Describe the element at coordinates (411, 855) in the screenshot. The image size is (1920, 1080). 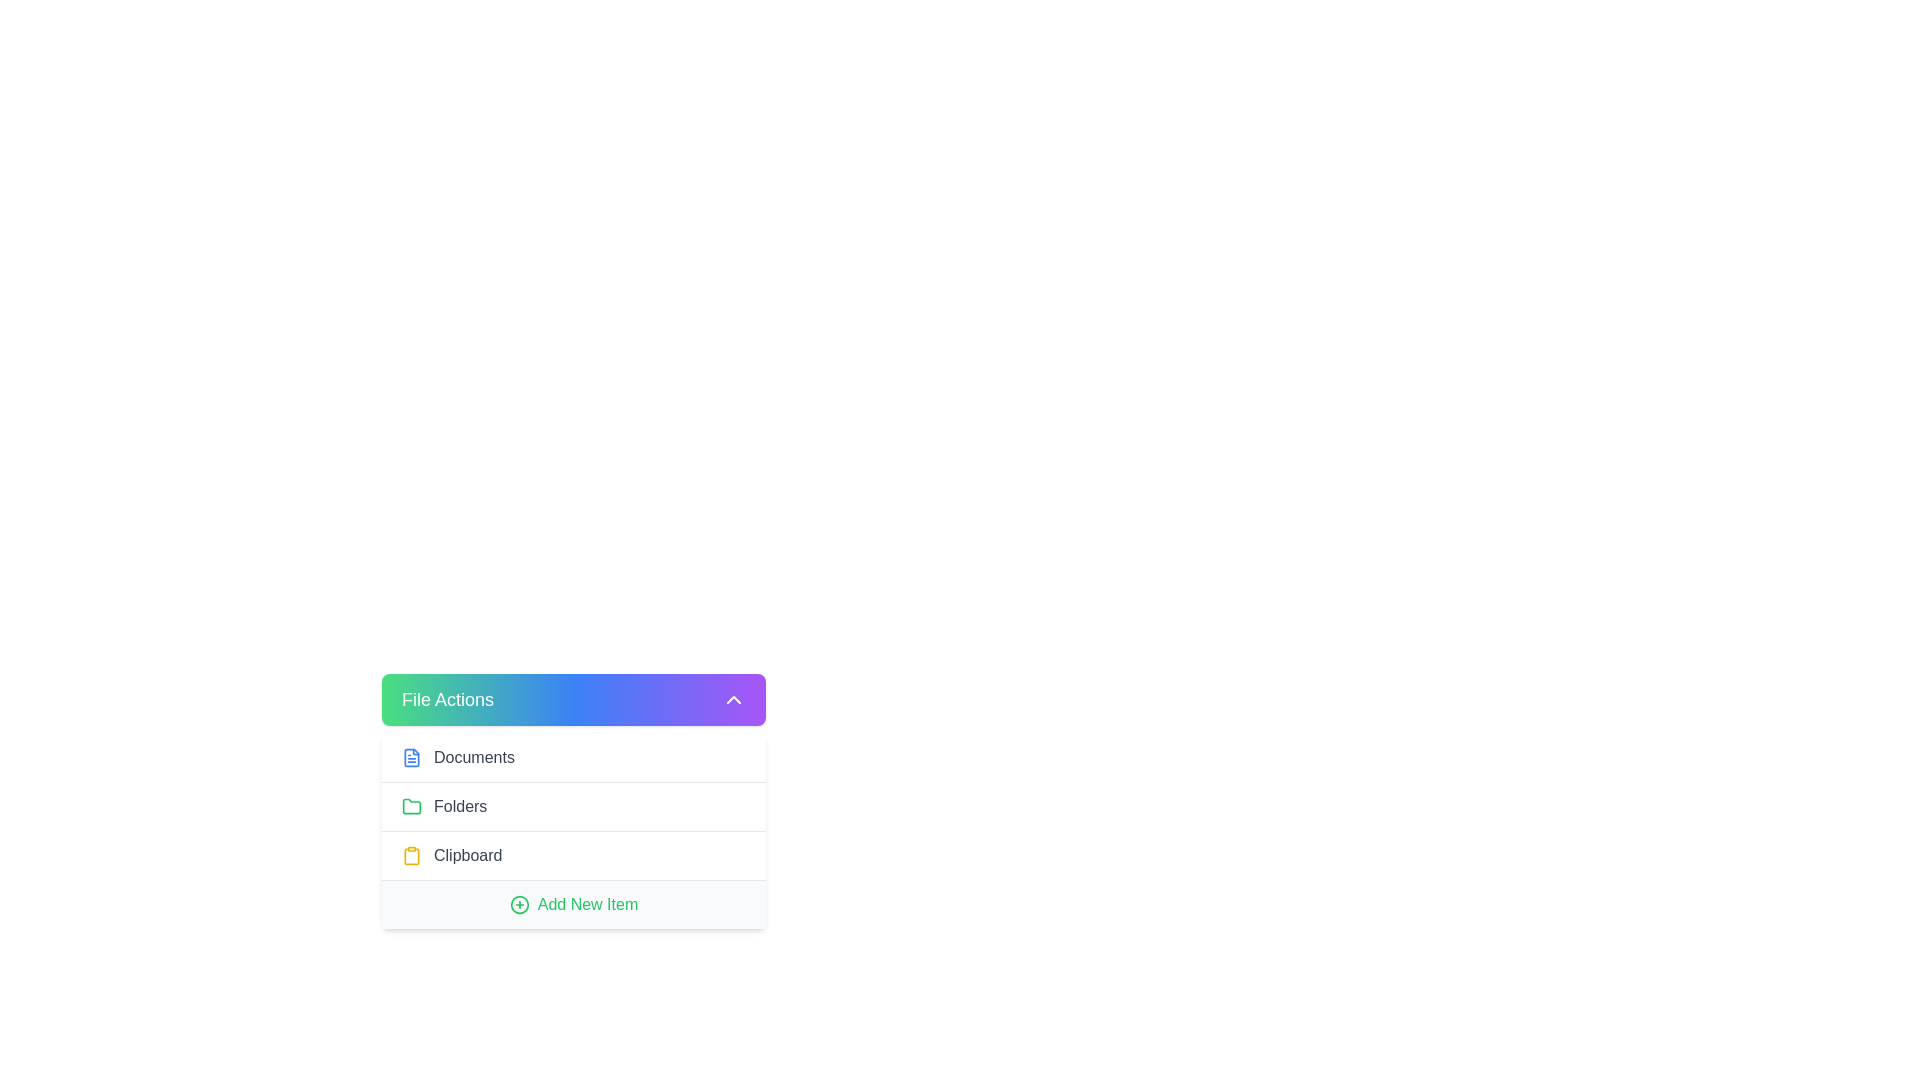
I see `the clipboard icon located in the 'File Actions' dropdown menu, which indicates the 'Clipboard' option next to 'Documents' and 'Folders'` at that location.